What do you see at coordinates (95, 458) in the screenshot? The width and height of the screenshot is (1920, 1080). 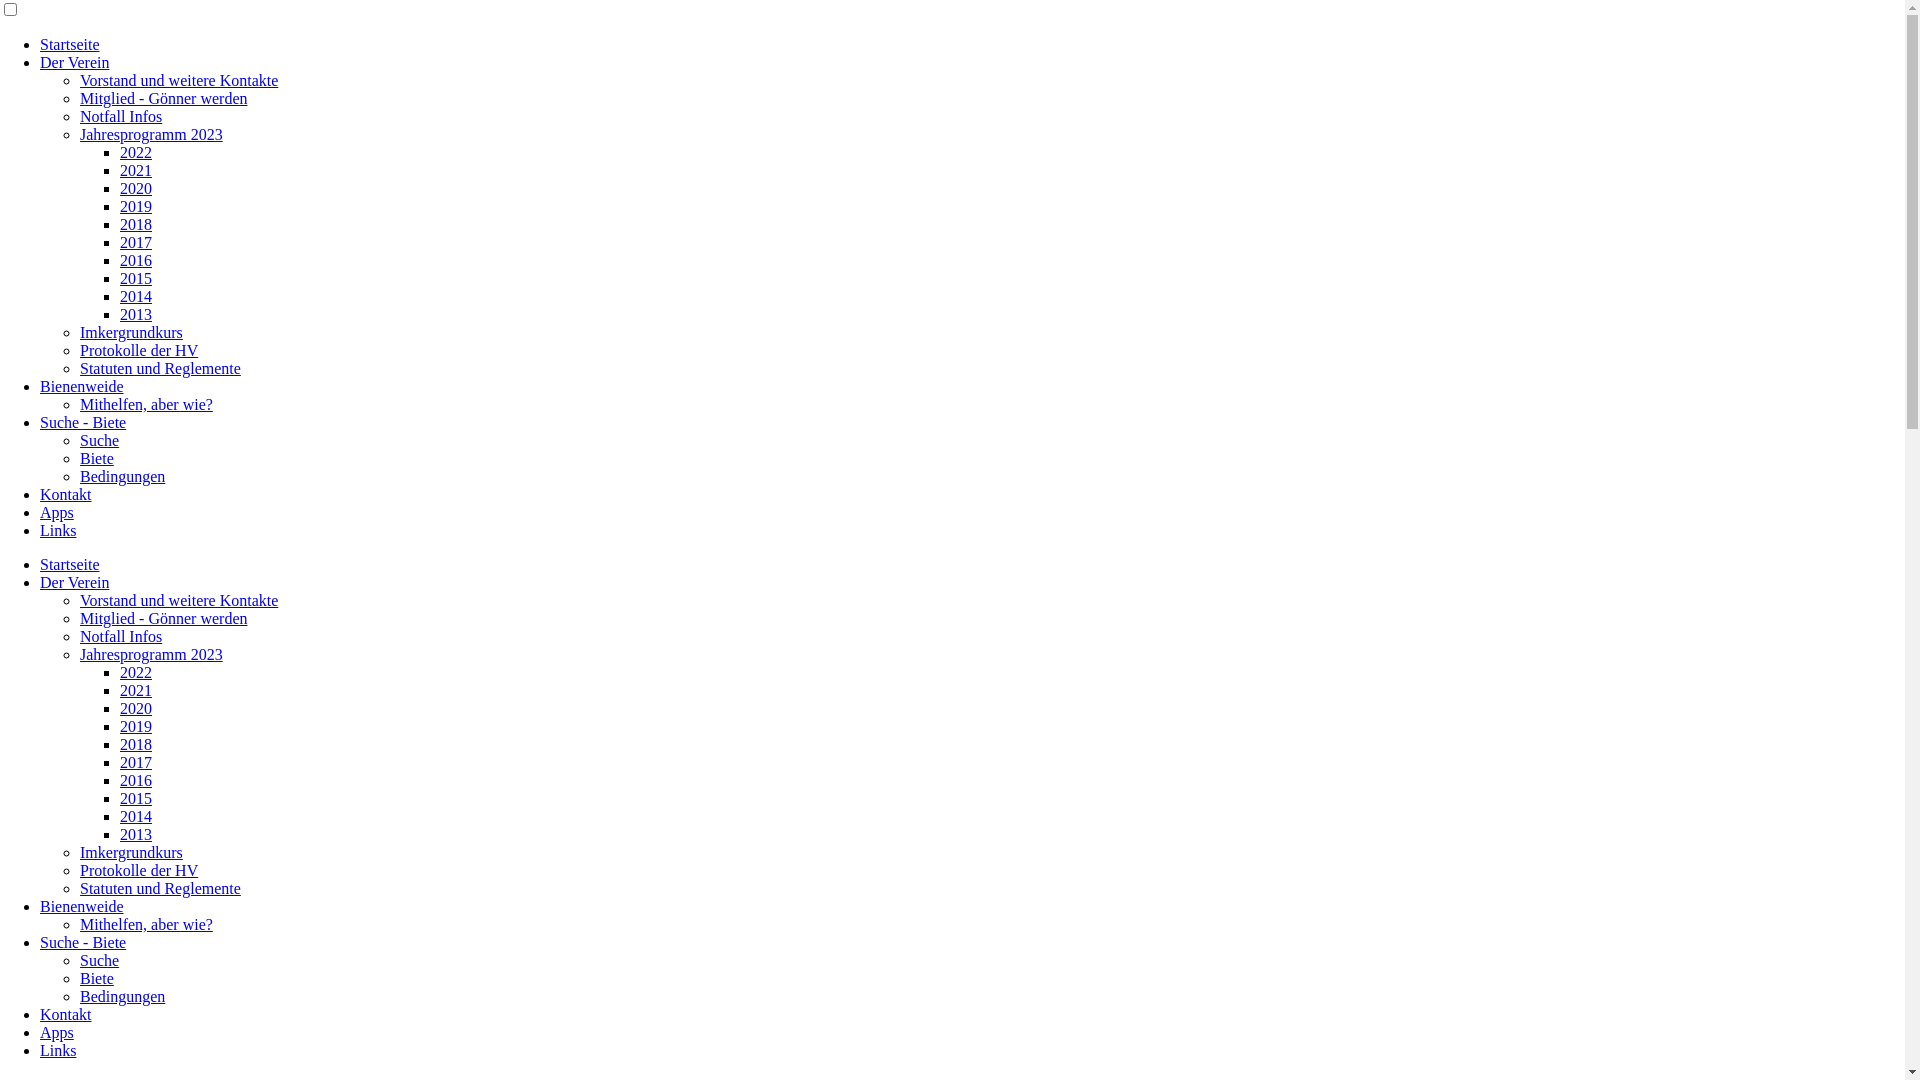 I see `'Biete'` at bounding box center [95, 458].